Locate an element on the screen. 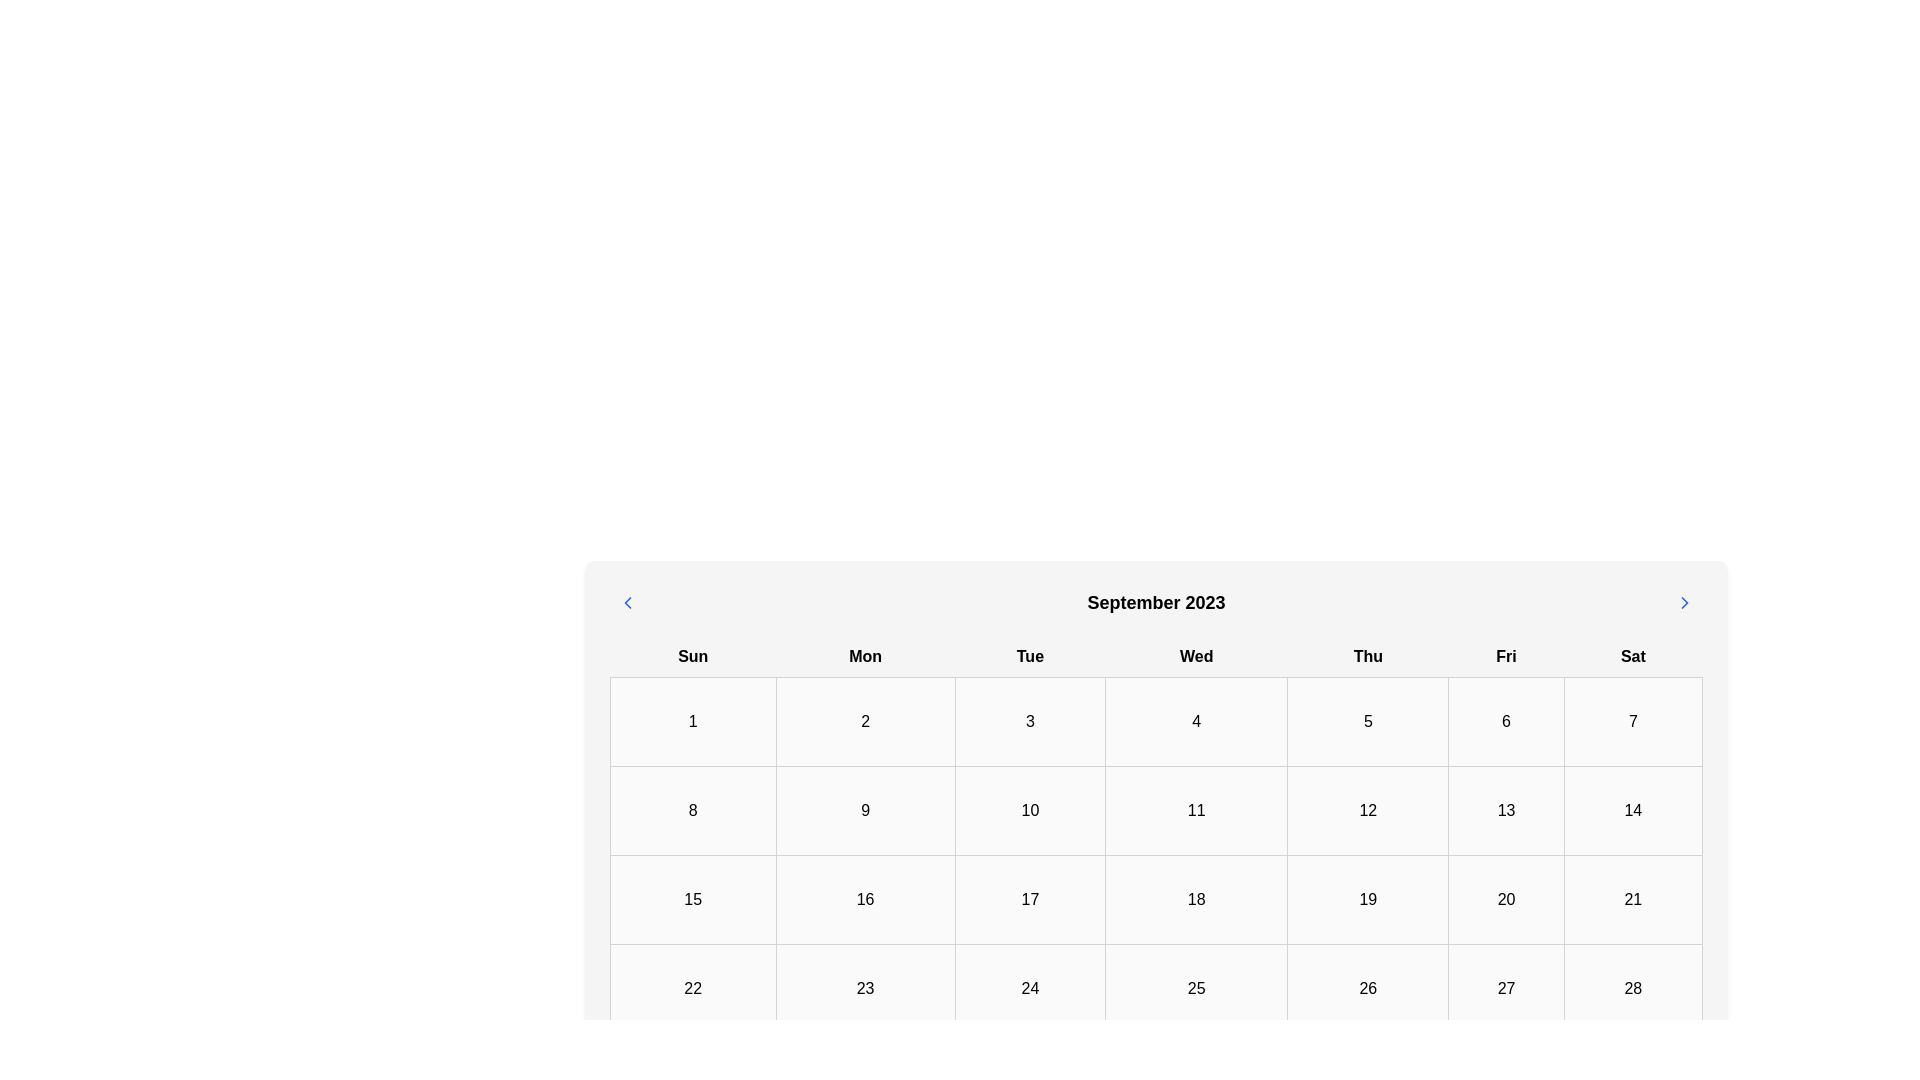 This screenshot has width=1920, height=1080. the date cell representing the date '23' in the calendar grid is located at coordinates (865, 987).